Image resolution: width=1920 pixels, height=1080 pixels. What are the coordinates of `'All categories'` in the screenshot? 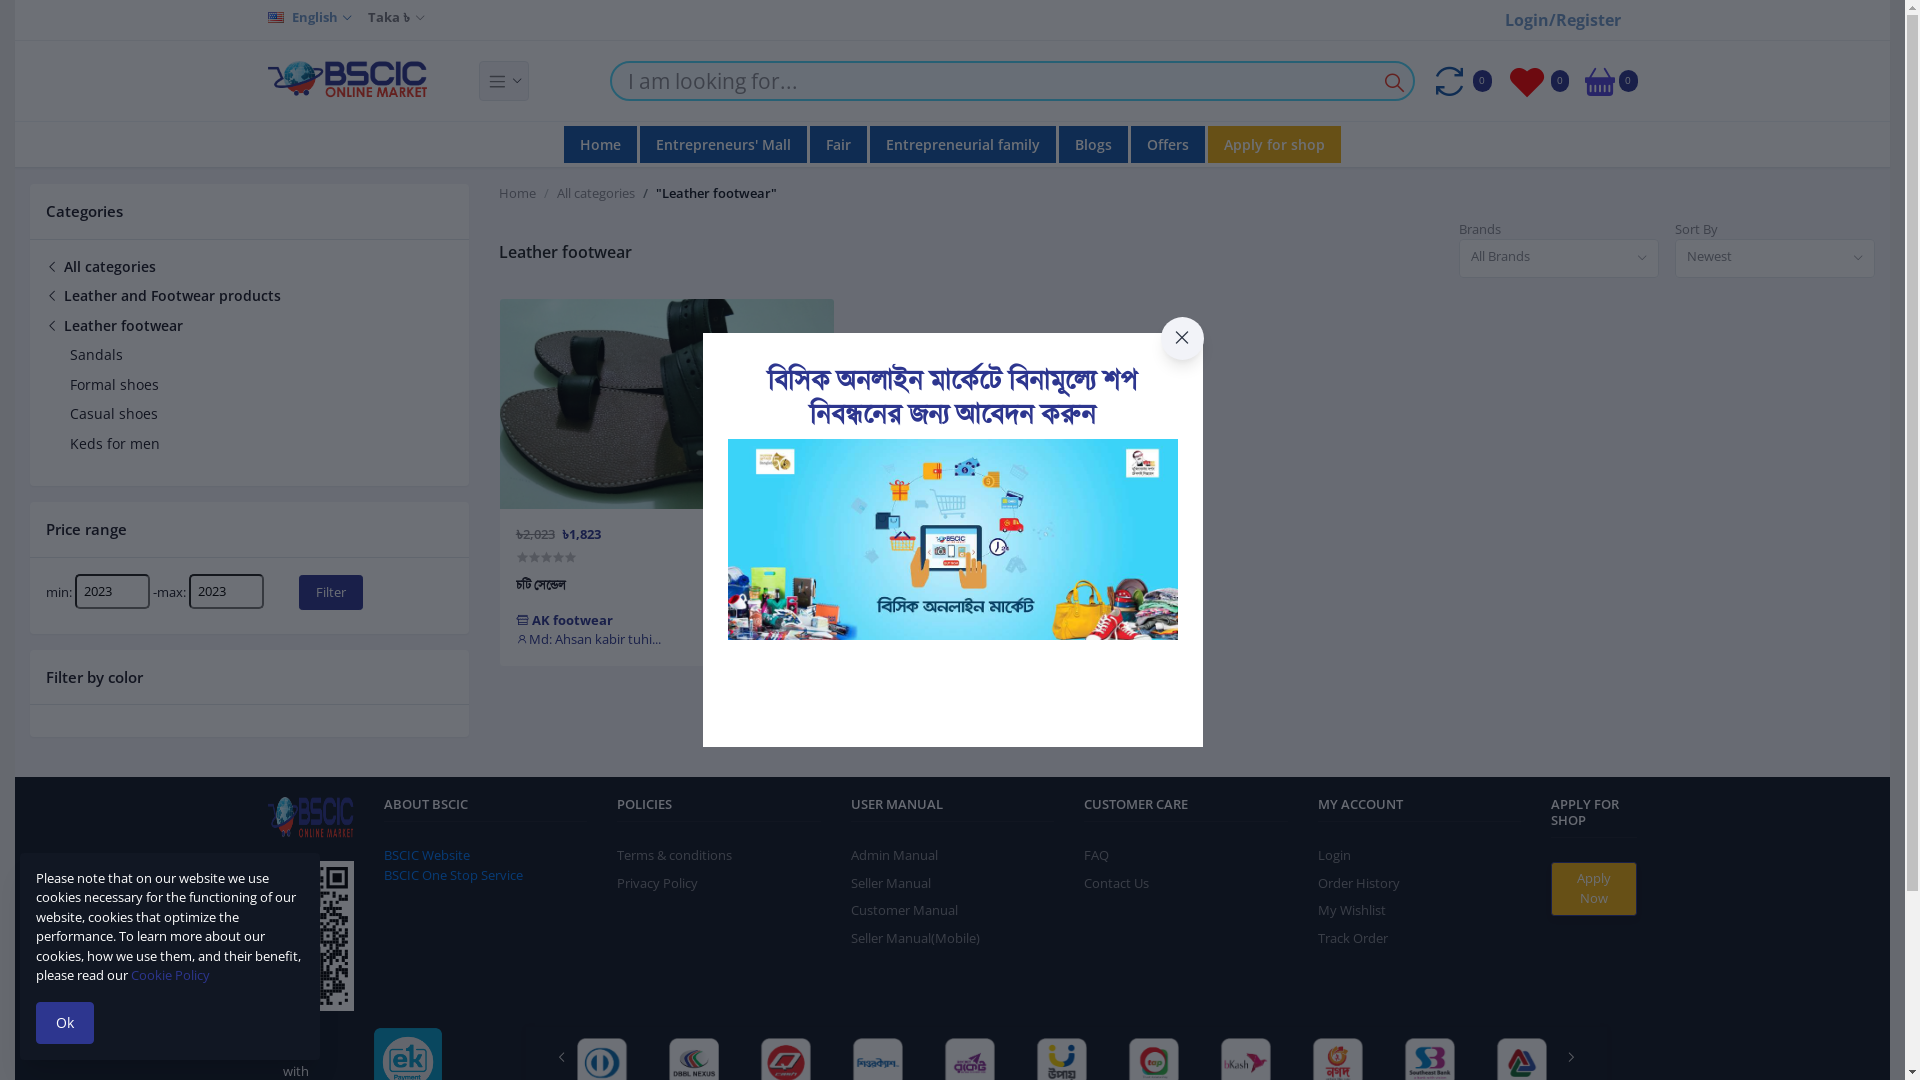 It's located at (99, 264).